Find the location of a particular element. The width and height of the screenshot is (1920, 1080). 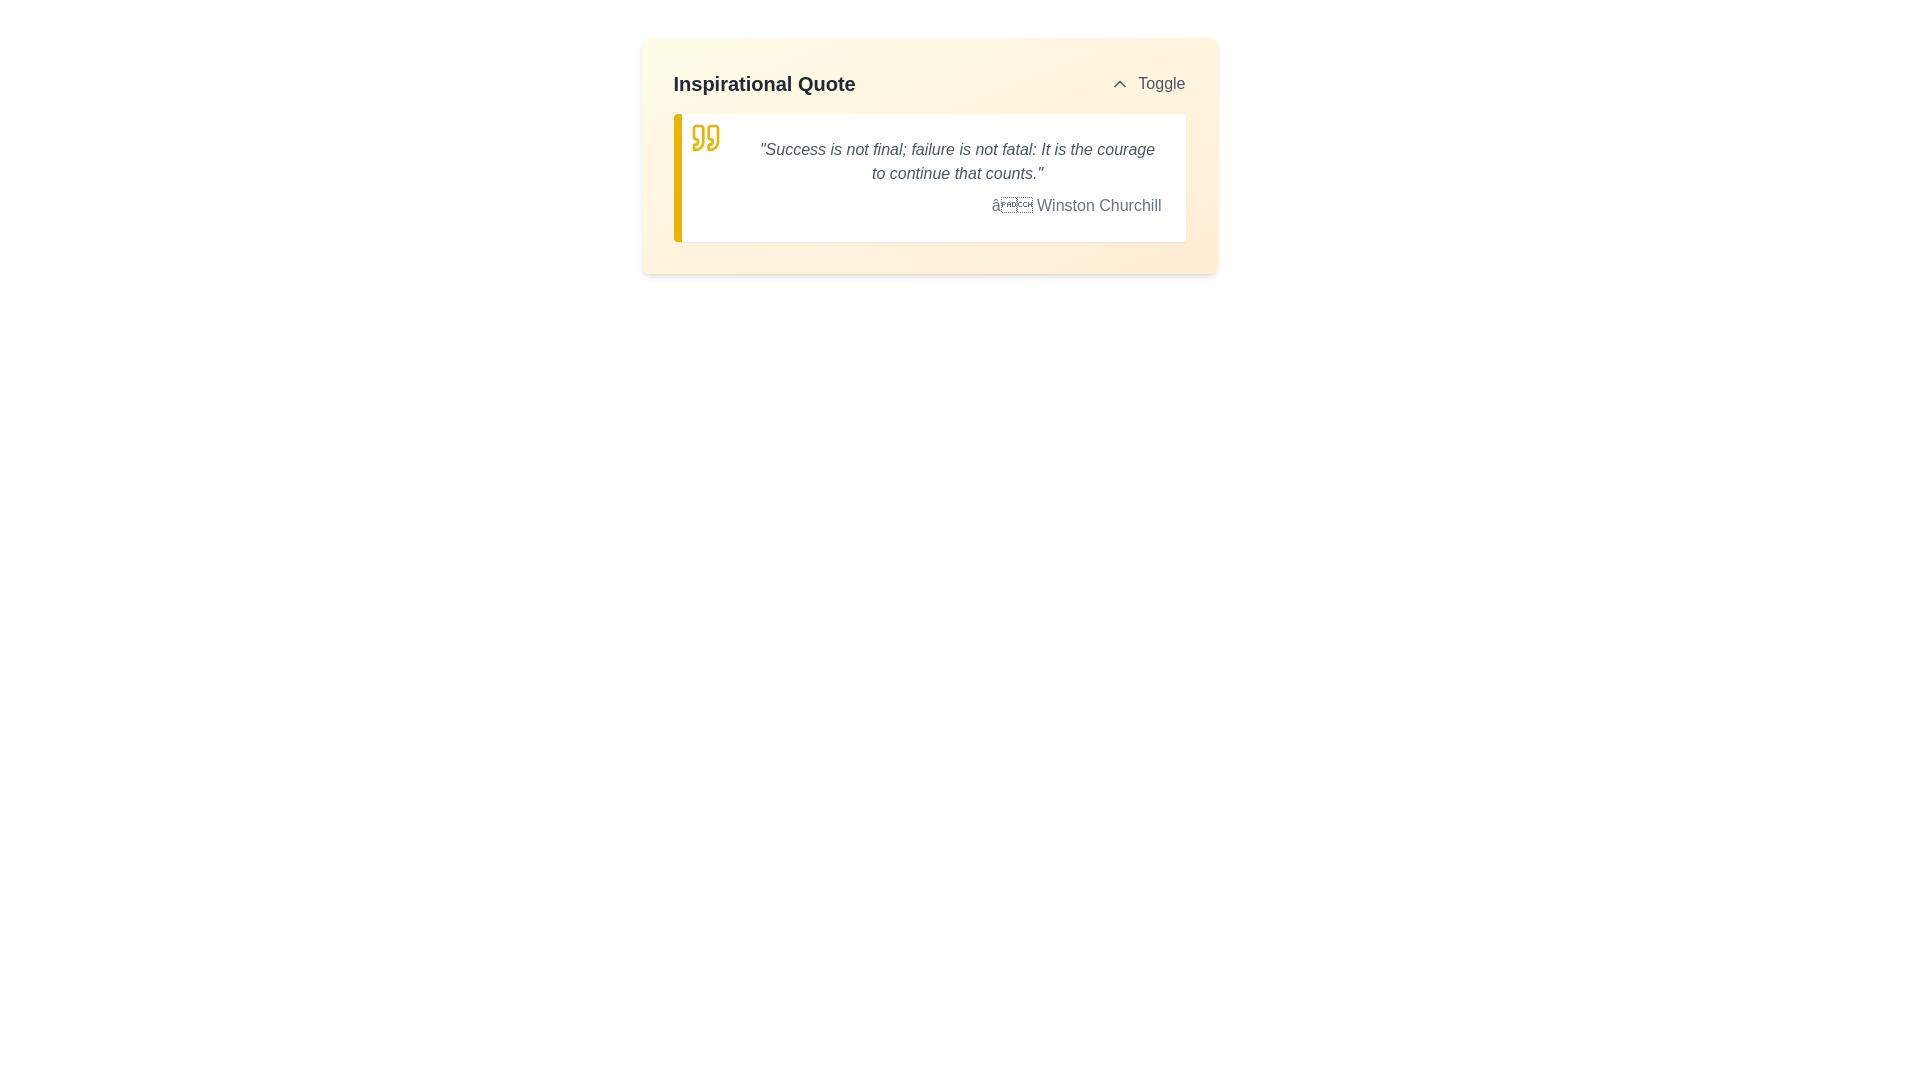

the Chevron Up icon located to the left of the 'Toggle' label in the upper-right corner of the panel is located at coordinates (1120, 83).